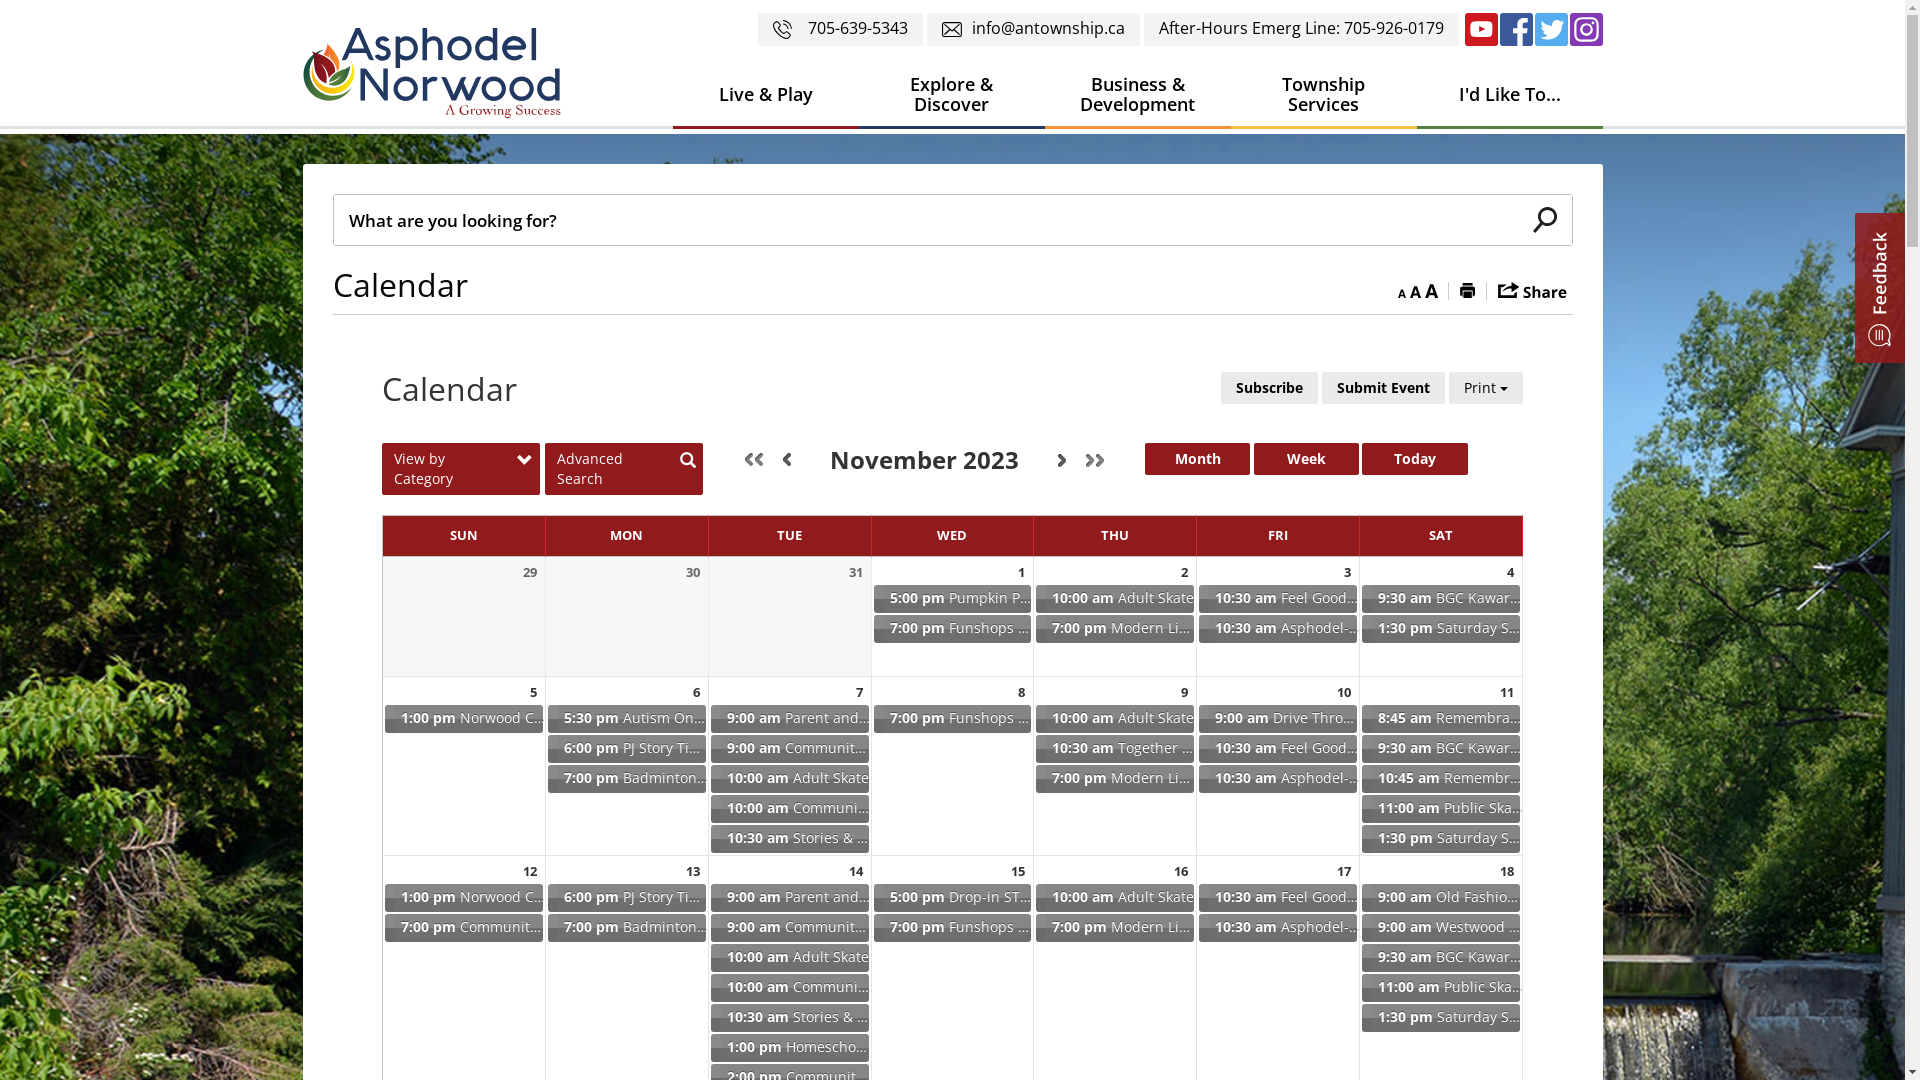 Image resolution: width=1920 pixels, height=1080 pixels. Describe the element at coordinates (687, 461) in the screenshot. I see `'Icon - Advanced Search'` at that location.